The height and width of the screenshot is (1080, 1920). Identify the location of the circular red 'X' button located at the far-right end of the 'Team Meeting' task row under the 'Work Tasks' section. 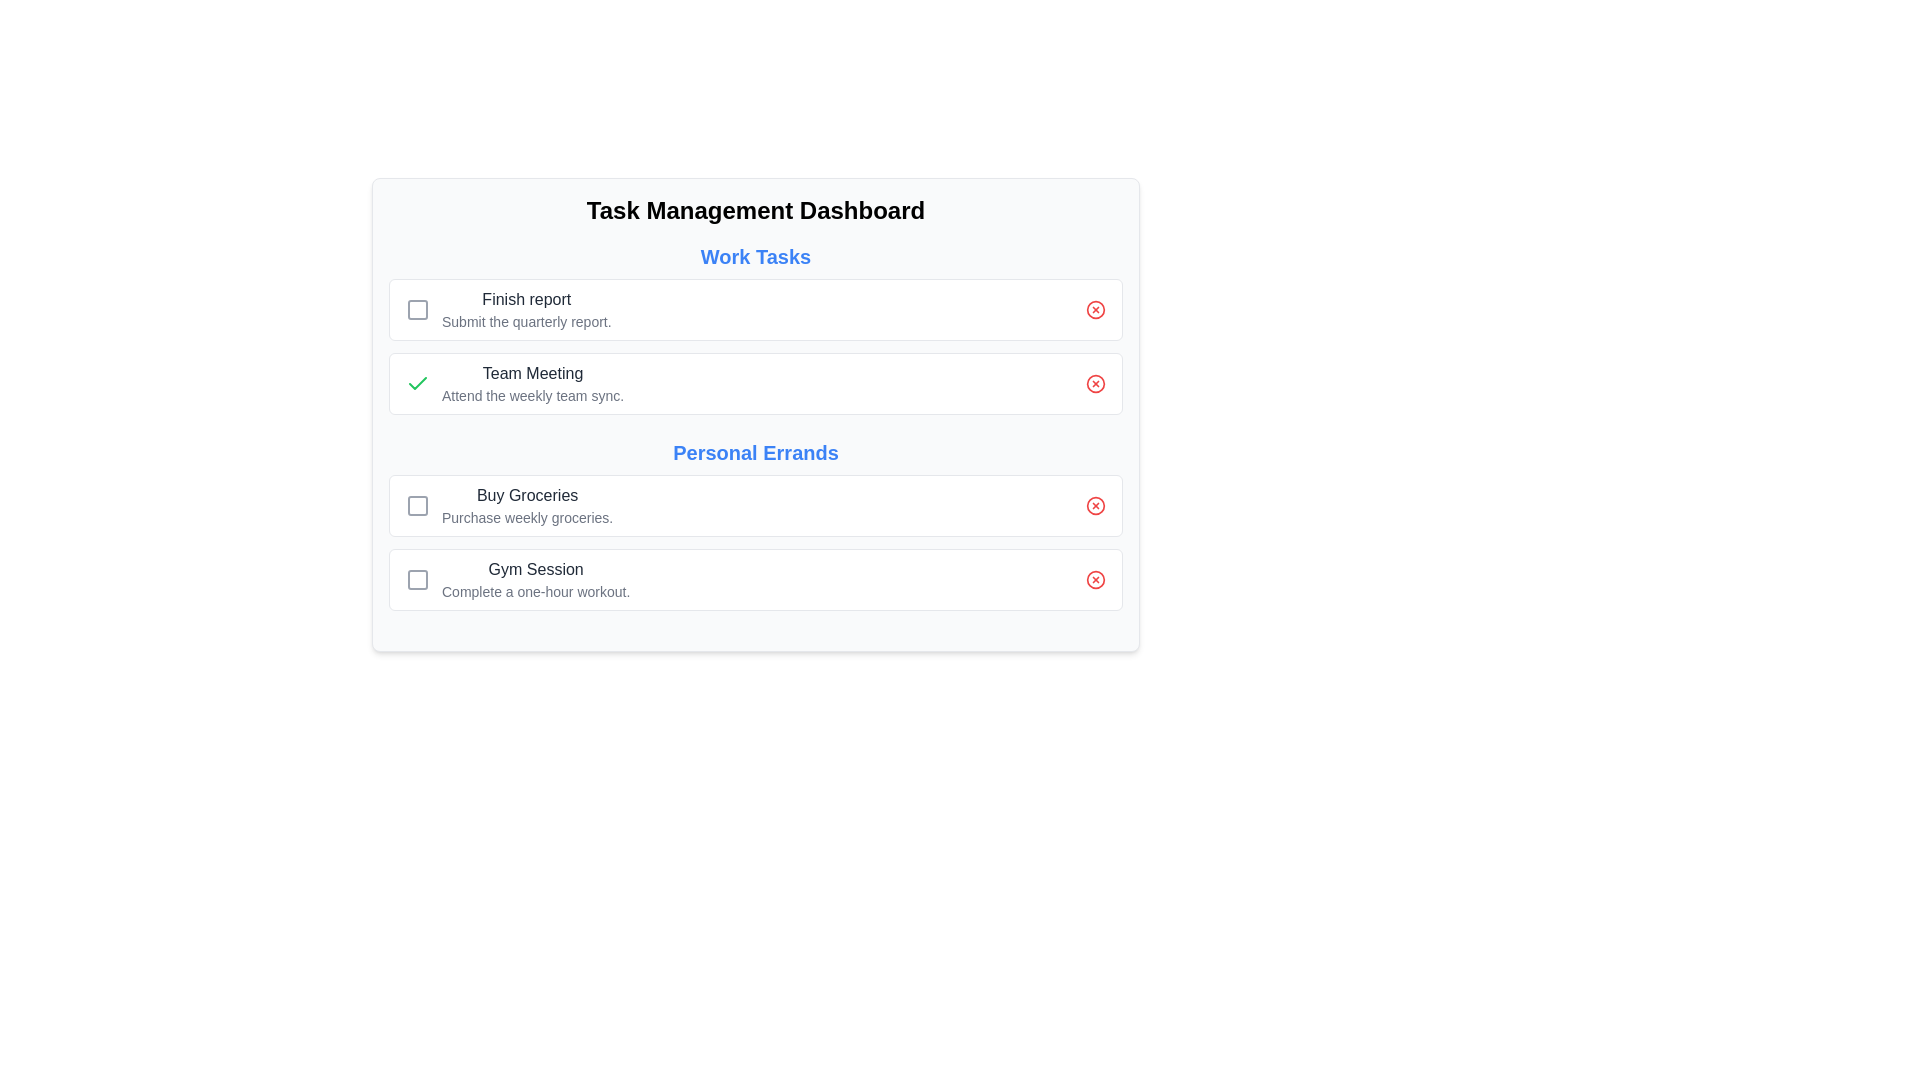
(1094, 384).